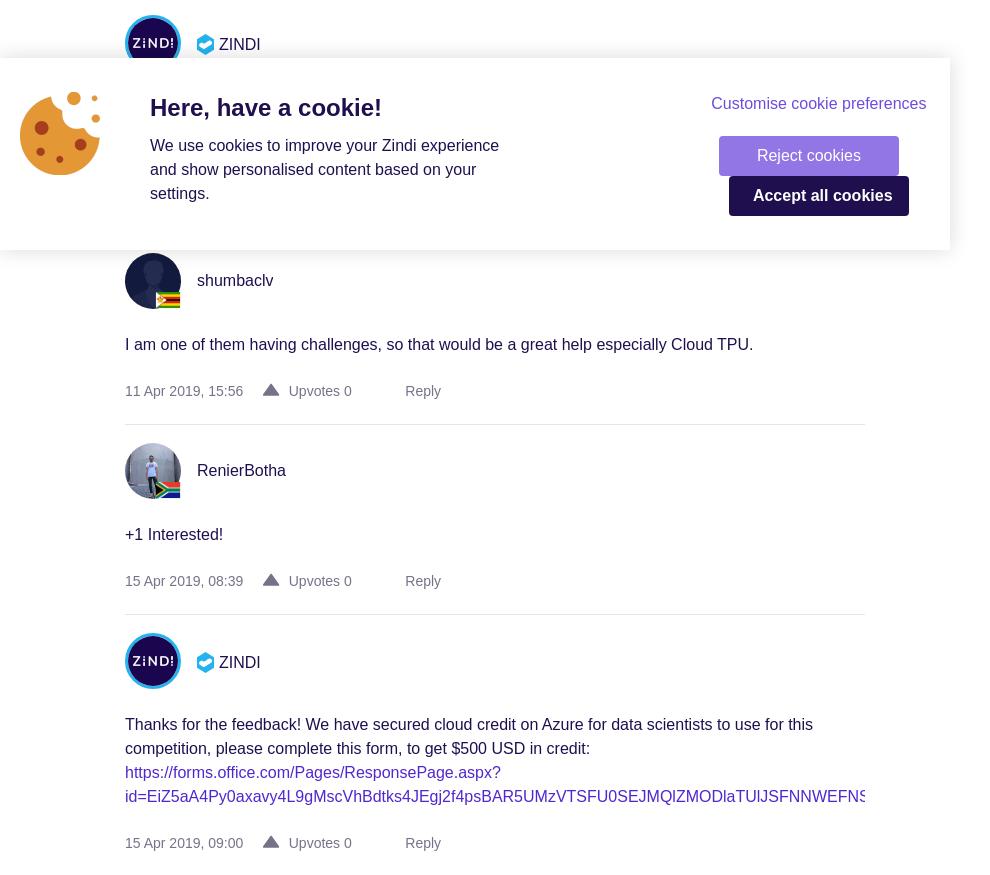 The width and height of the screenshot is (990, 875). What do you see at coordinates (818, 195) in the screenshot?
I see `'all'` at bounding box center [818, 195].